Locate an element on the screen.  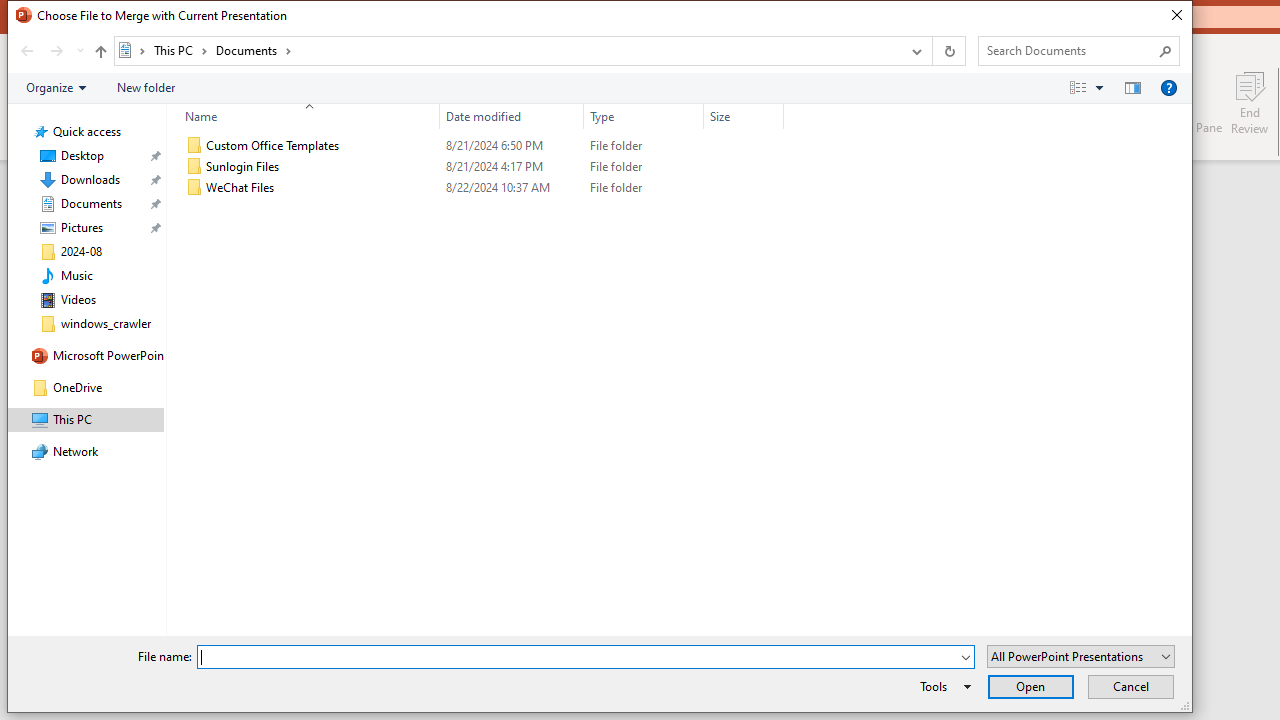
'Date modified' is located at coordinates (512, 116).